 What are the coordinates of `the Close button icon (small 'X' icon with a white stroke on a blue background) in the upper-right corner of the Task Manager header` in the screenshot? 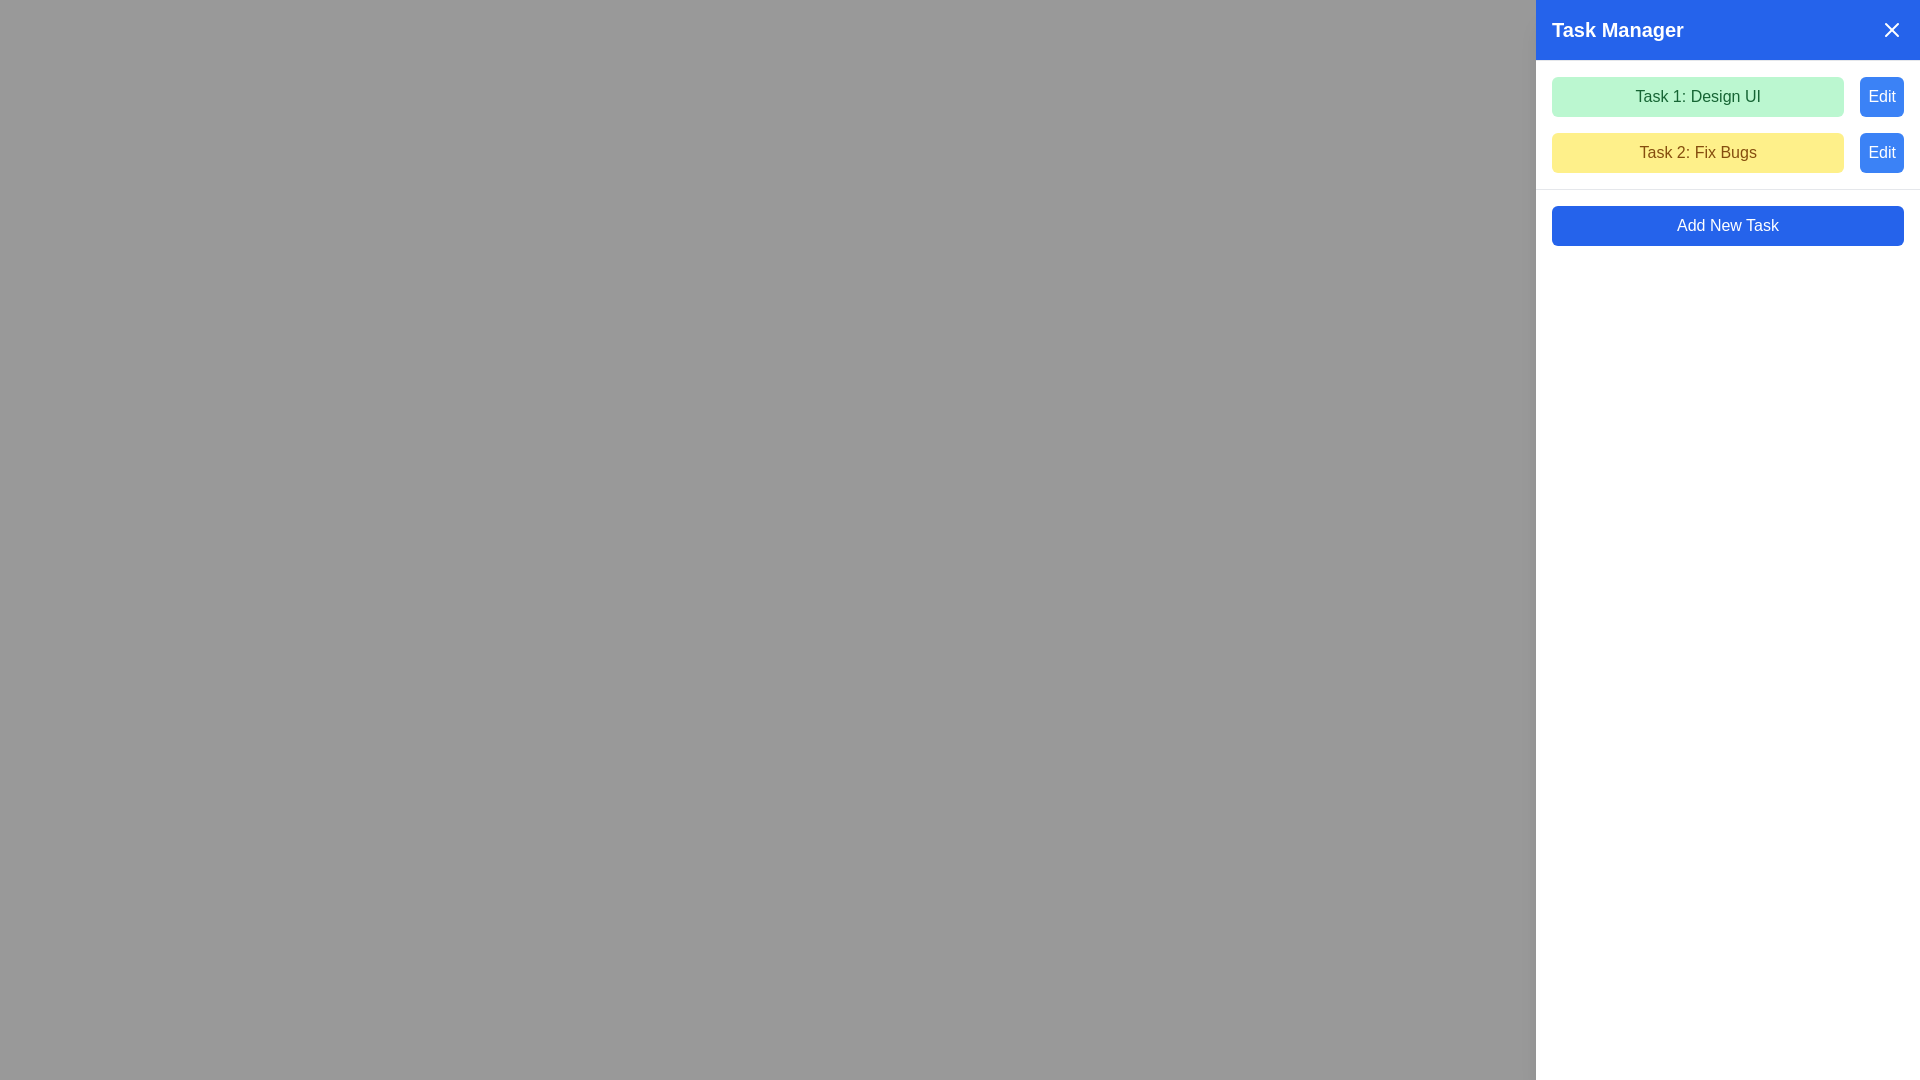 It's located at (1890, 30).